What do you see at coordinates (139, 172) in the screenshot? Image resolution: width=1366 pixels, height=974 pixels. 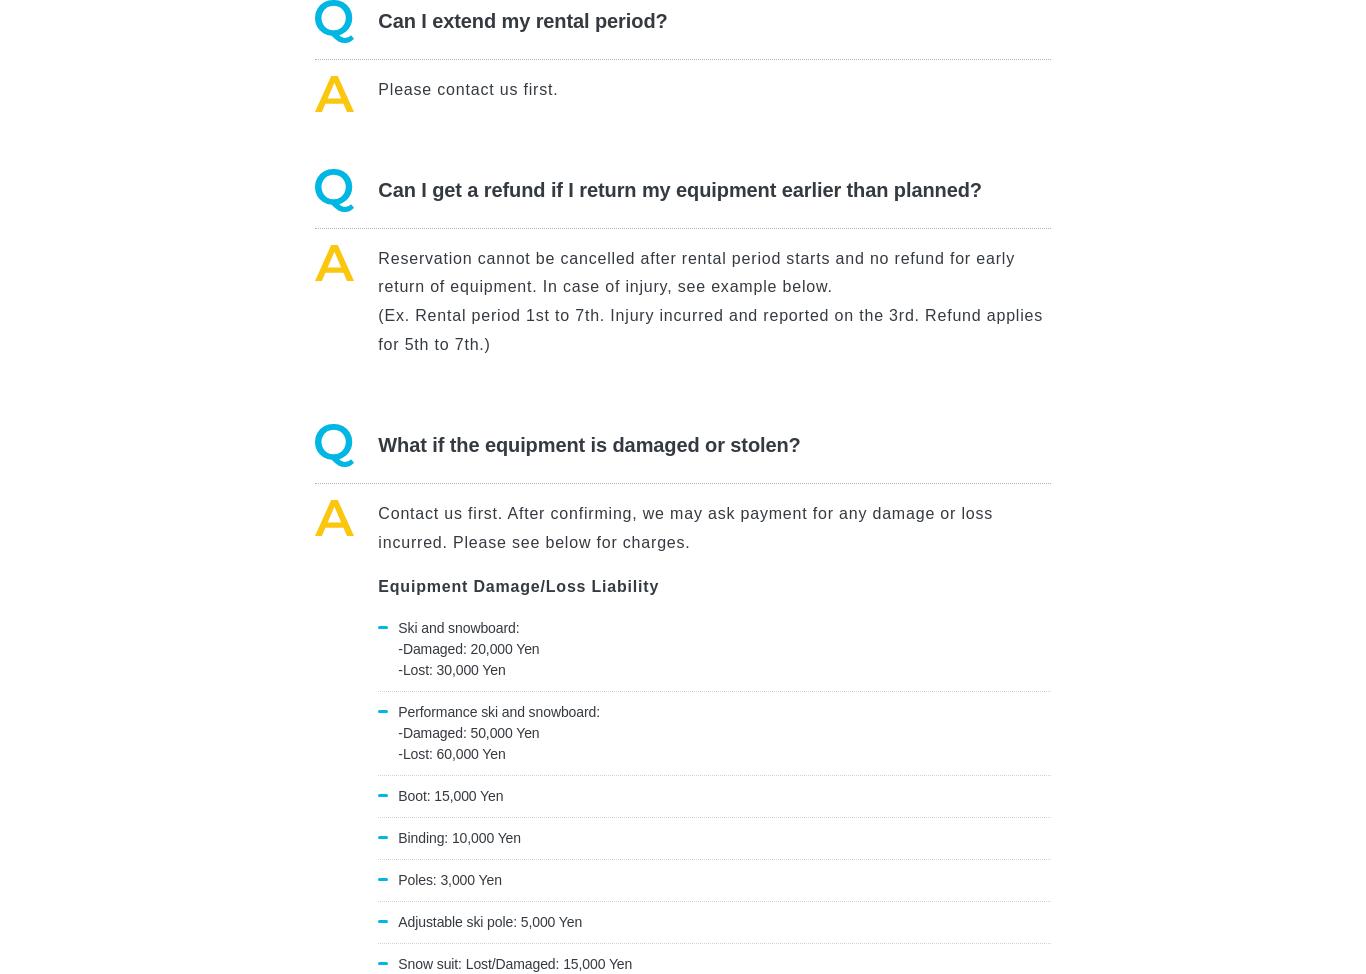 I see `'White Liner’s Response'` at bounding box center [139, 172].